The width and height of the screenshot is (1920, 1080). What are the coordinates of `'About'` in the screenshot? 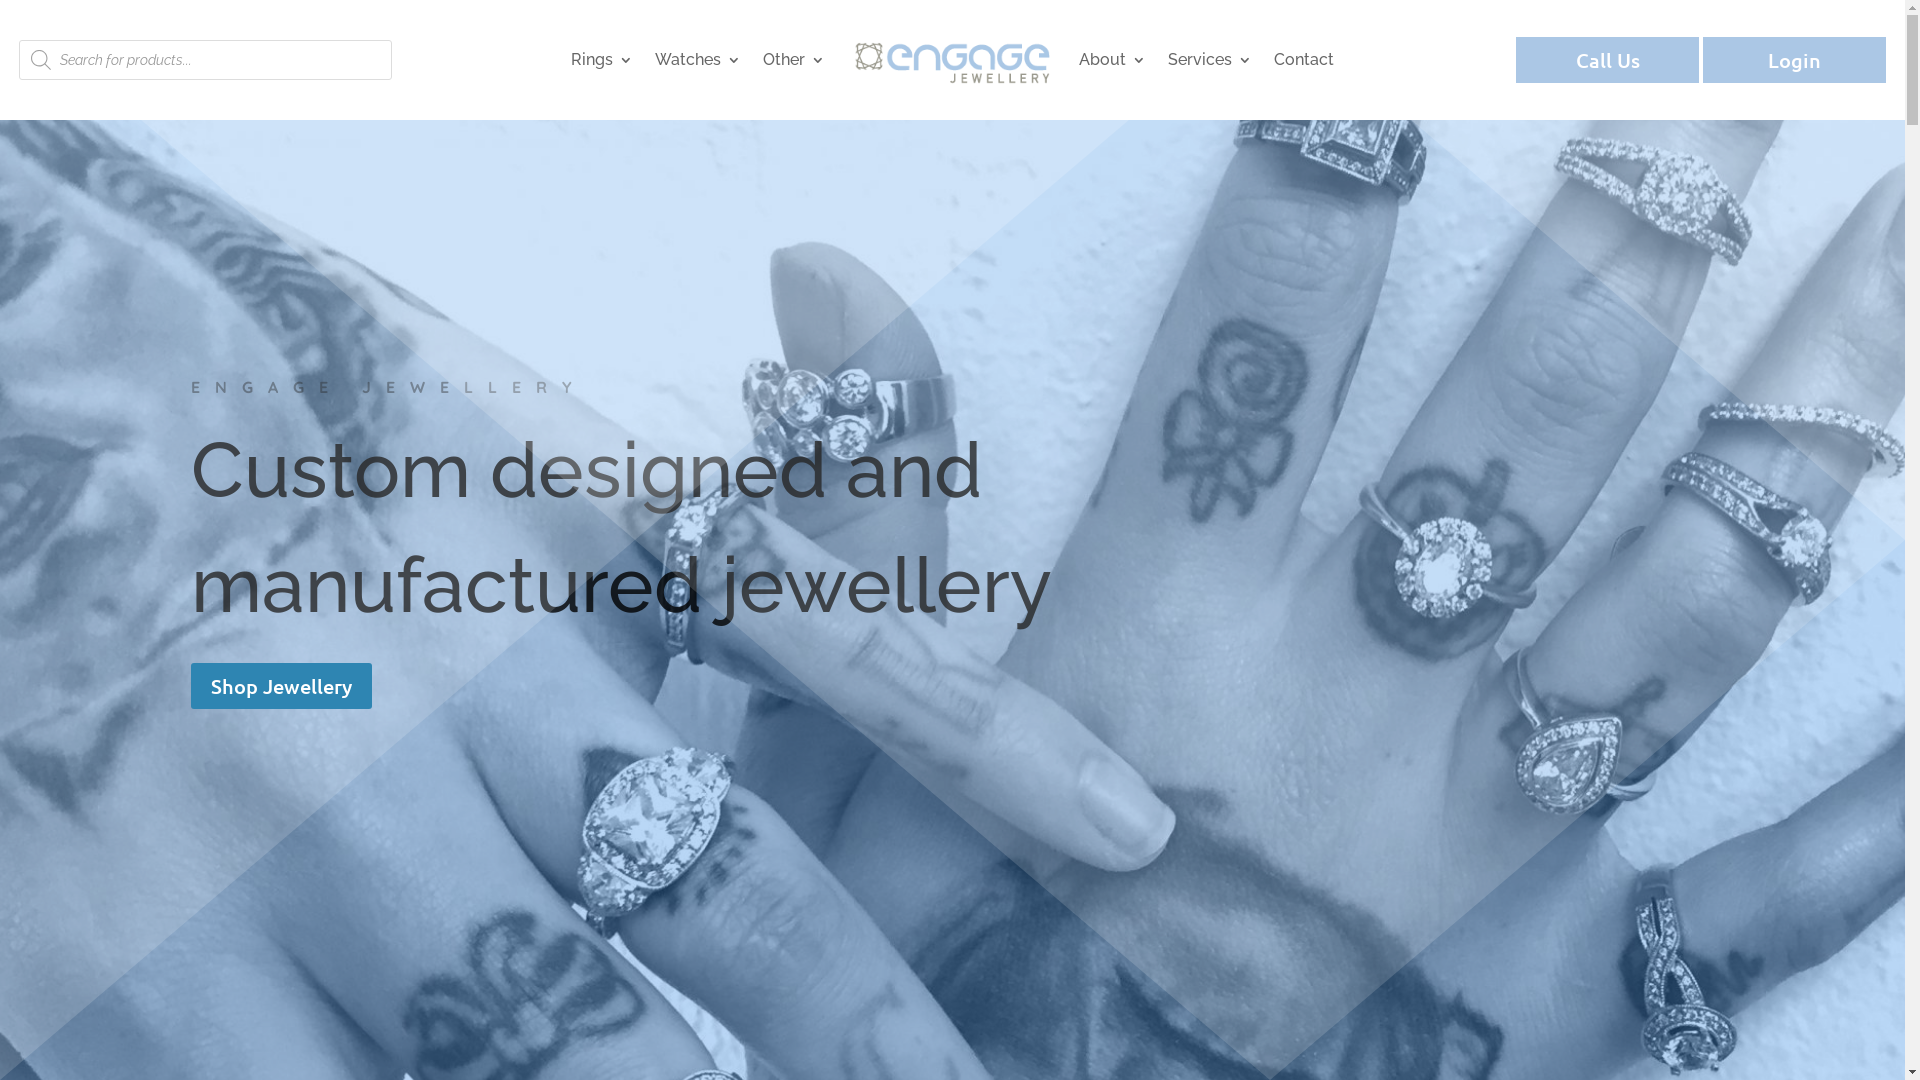 It's located at (1111, 59).